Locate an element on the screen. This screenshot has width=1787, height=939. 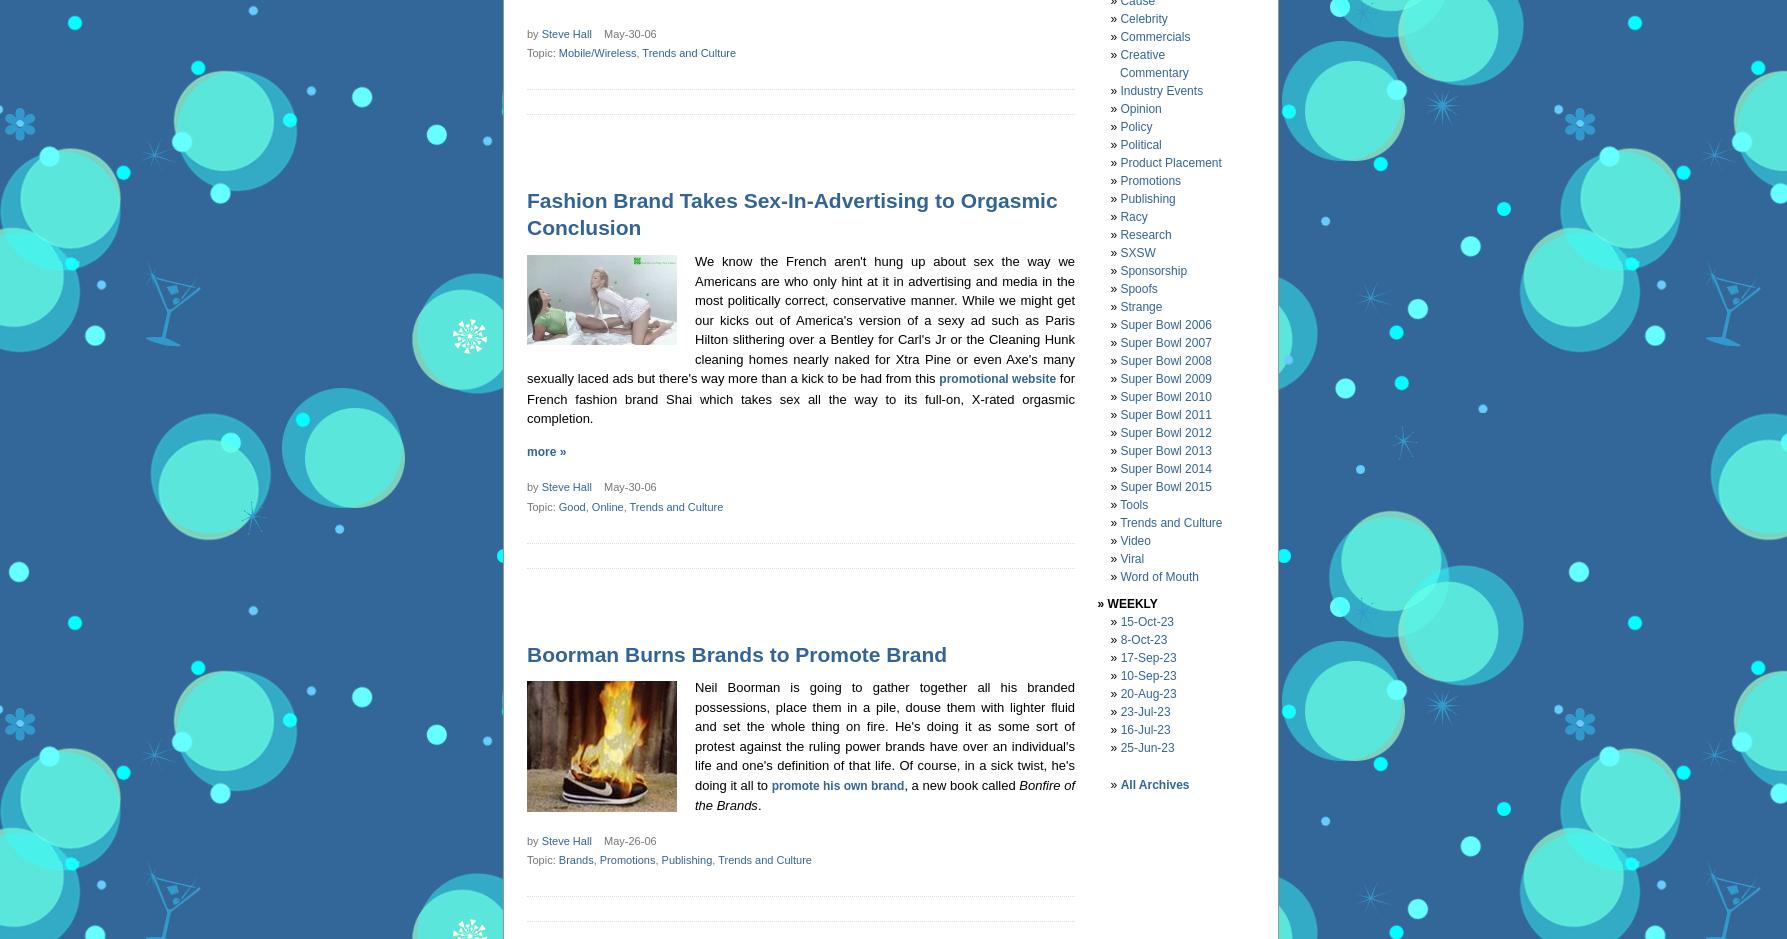
'Good' is located at coordinates (570, 506).